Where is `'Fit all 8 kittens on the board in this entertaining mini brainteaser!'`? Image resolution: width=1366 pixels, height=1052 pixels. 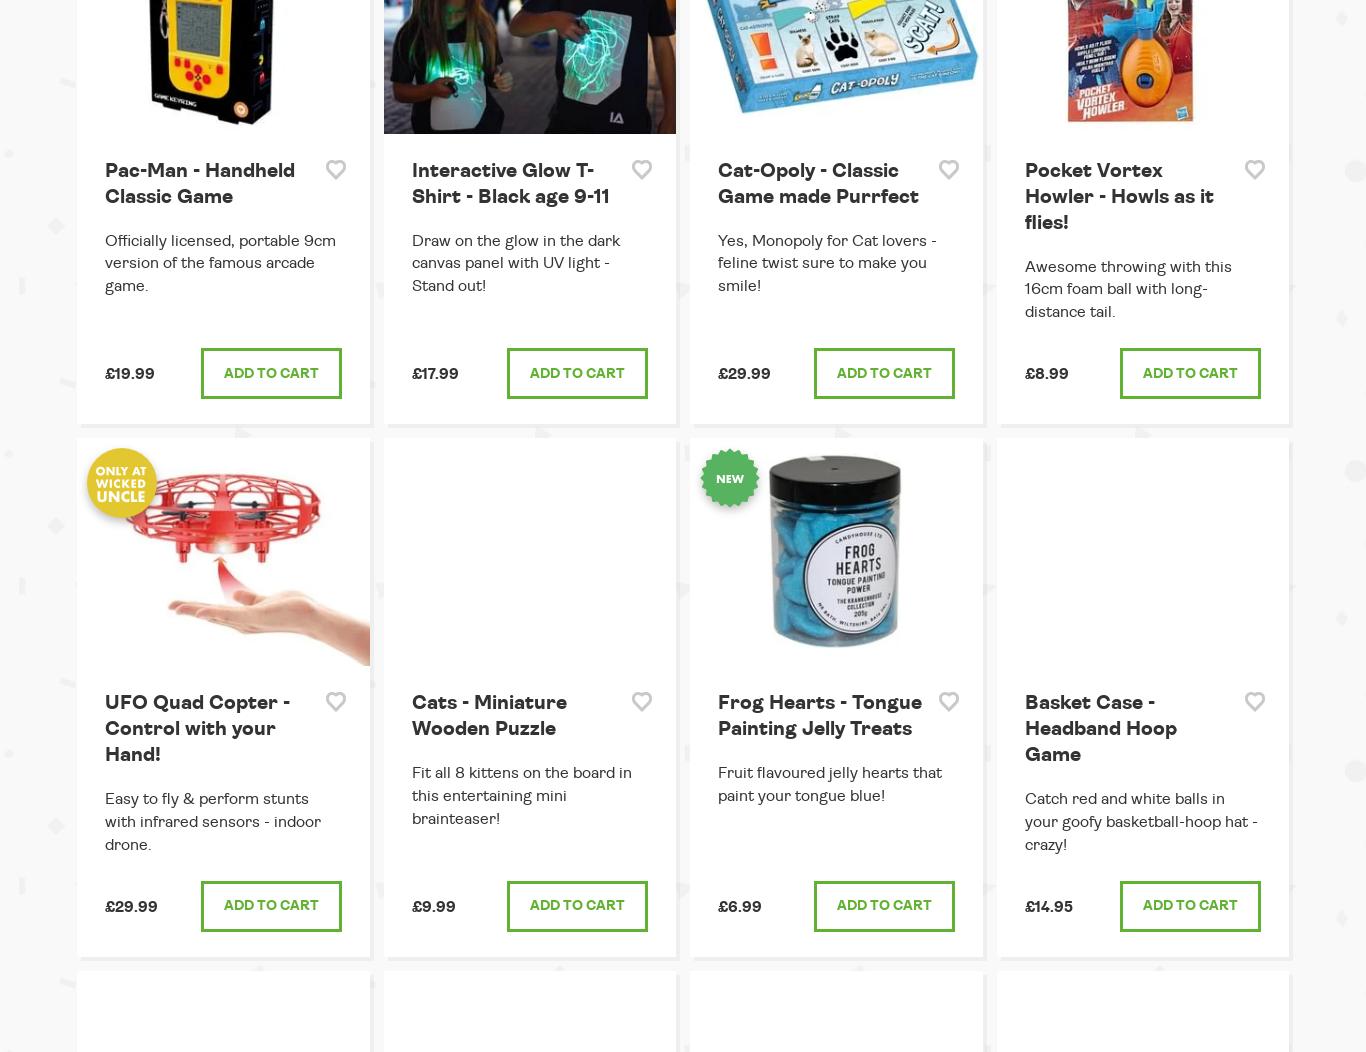
'Fit all 8 kittens on the board in this entertaining mini brainteaser!' is located at coordinates (520, 794).